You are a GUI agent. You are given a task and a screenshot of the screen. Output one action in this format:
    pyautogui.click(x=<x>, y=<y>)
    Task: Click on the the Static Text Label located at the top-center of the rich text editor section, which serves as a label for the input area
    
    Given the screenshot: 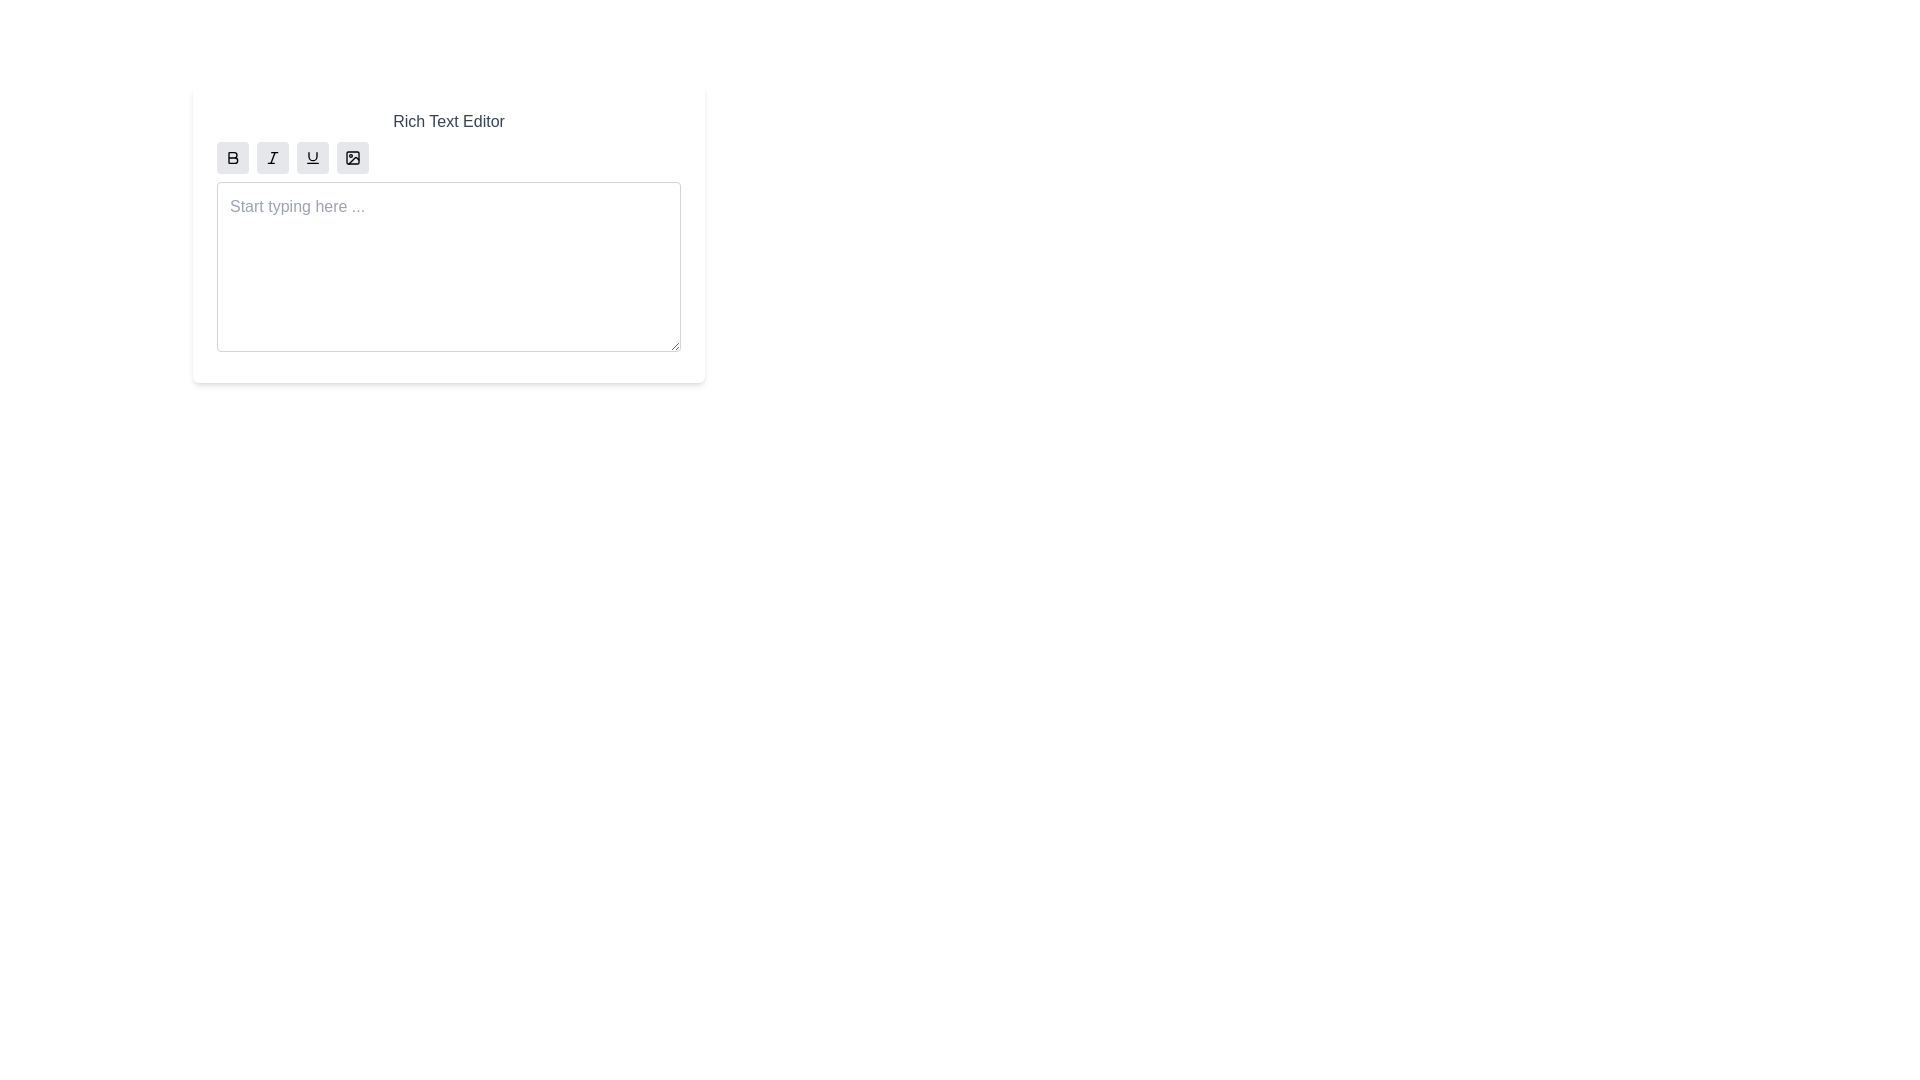 What is the action you would take?
    pyautogui.click(x=448, y=122)
    